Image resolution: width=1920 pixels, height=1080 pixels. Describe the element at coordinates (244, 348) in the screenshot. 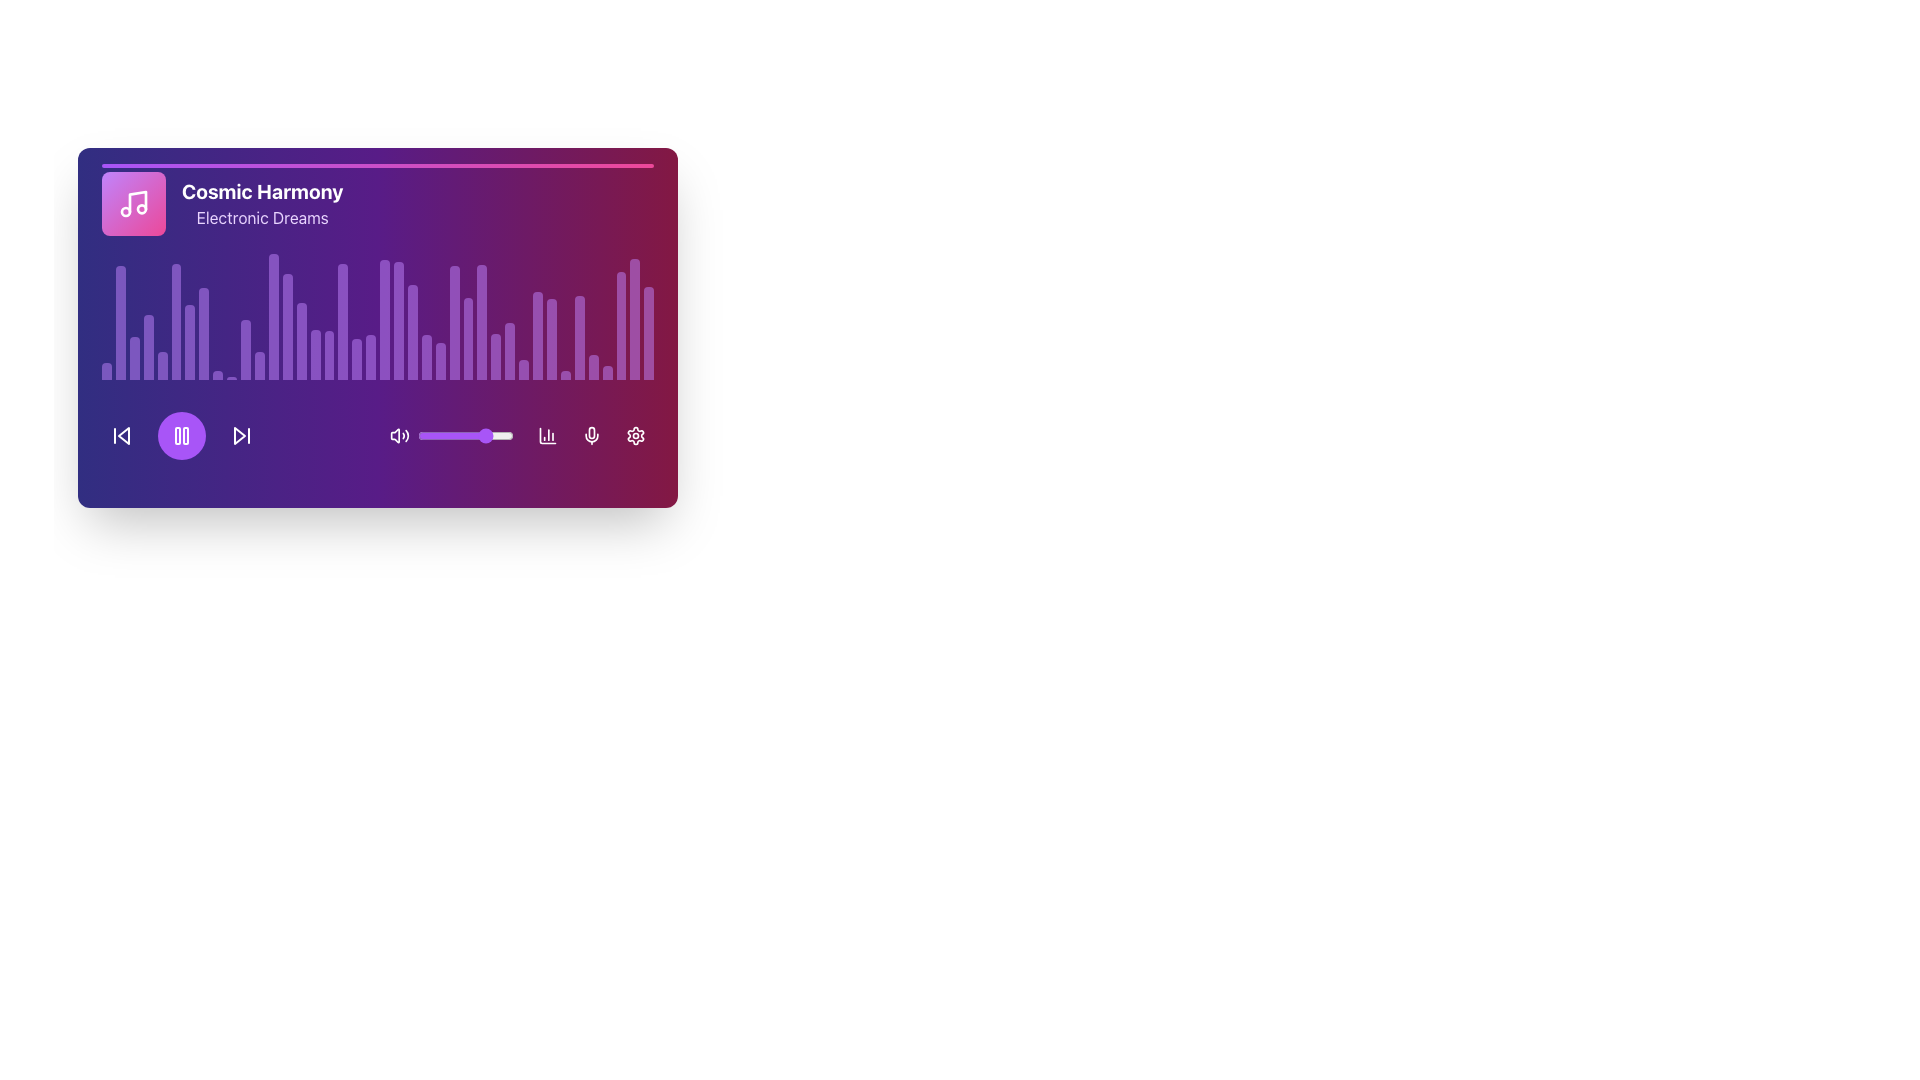

I see `the height of the 11th vertical bar in the graph, which has a purple semi-transparent background and rounded top corners, as it changes` at that location.